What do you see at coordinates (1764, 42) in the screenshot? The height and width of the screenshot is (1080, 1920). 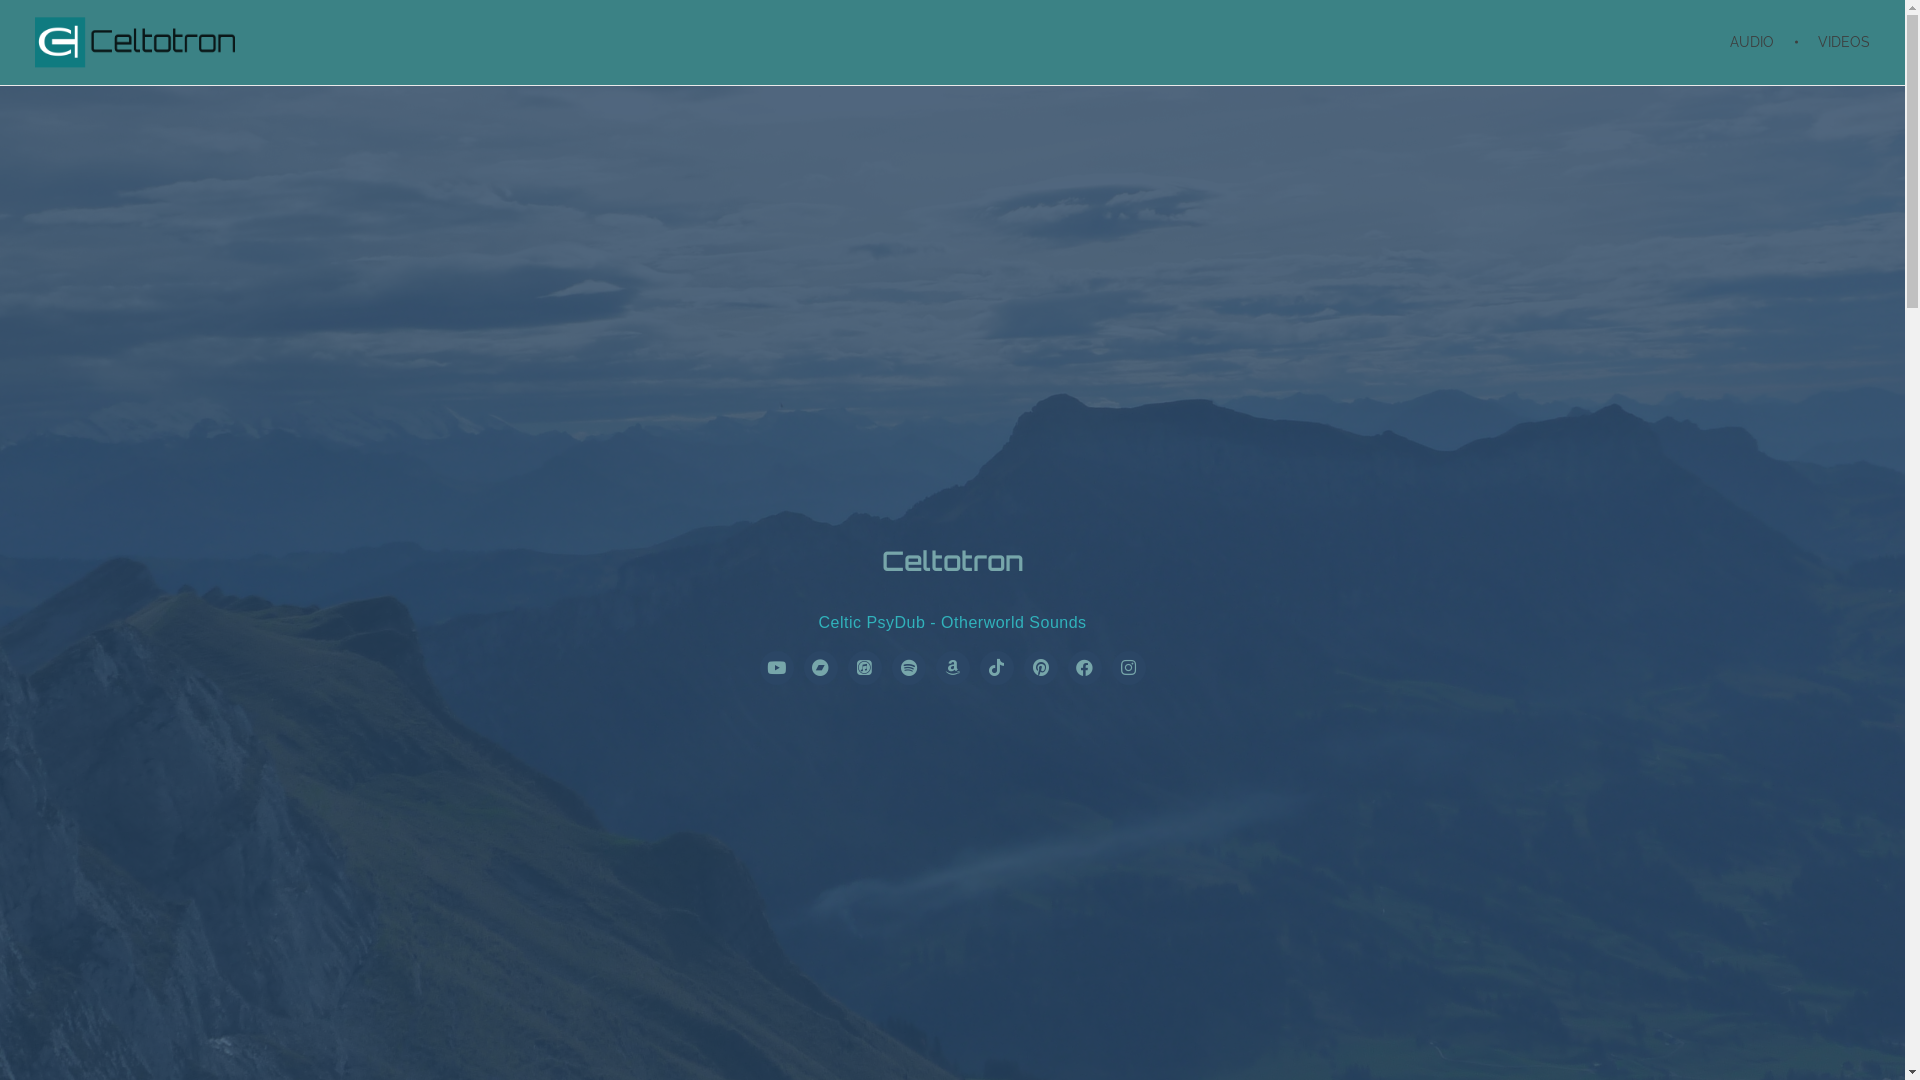 I see `'AUDIO'` at bounding box center [1764, 42].